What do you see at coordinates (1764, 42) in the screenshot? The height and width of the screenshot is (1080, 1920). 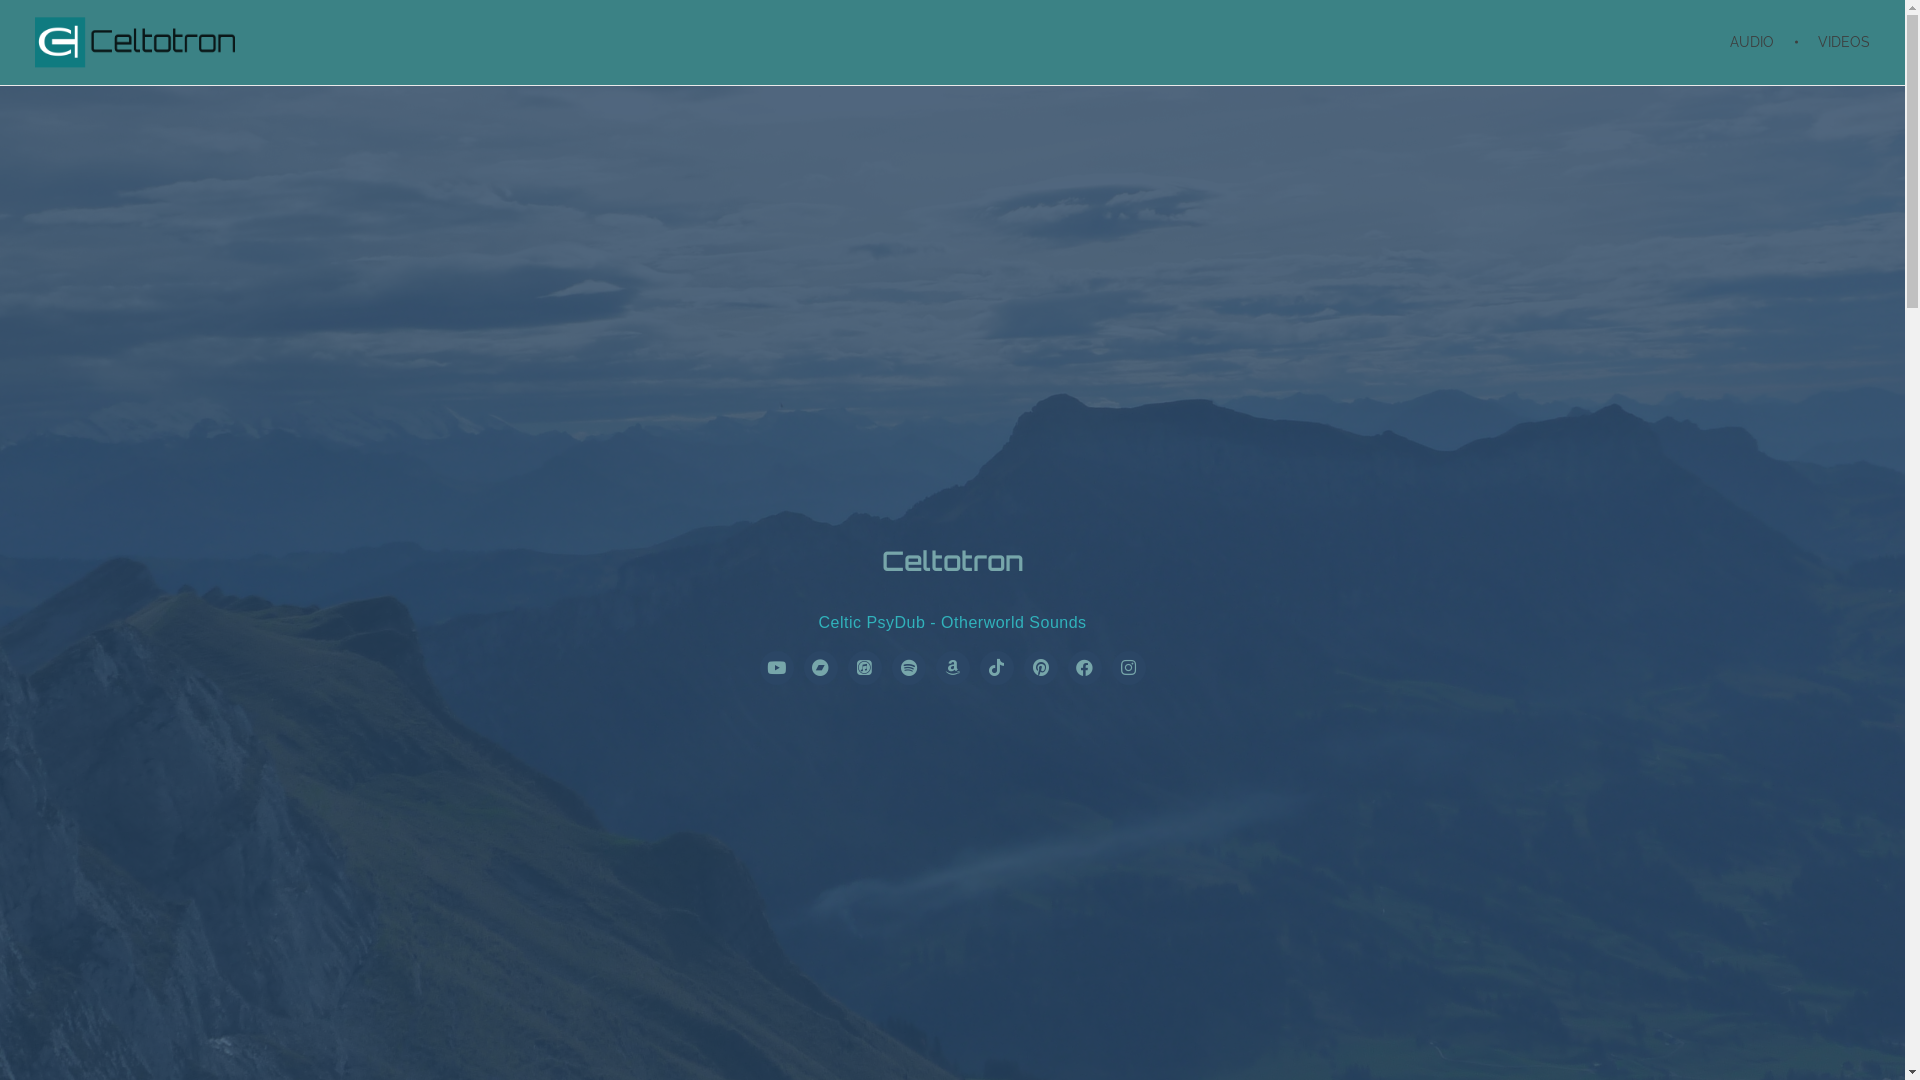 I see `'AUDIO'` at bounding box center [1764, 42].